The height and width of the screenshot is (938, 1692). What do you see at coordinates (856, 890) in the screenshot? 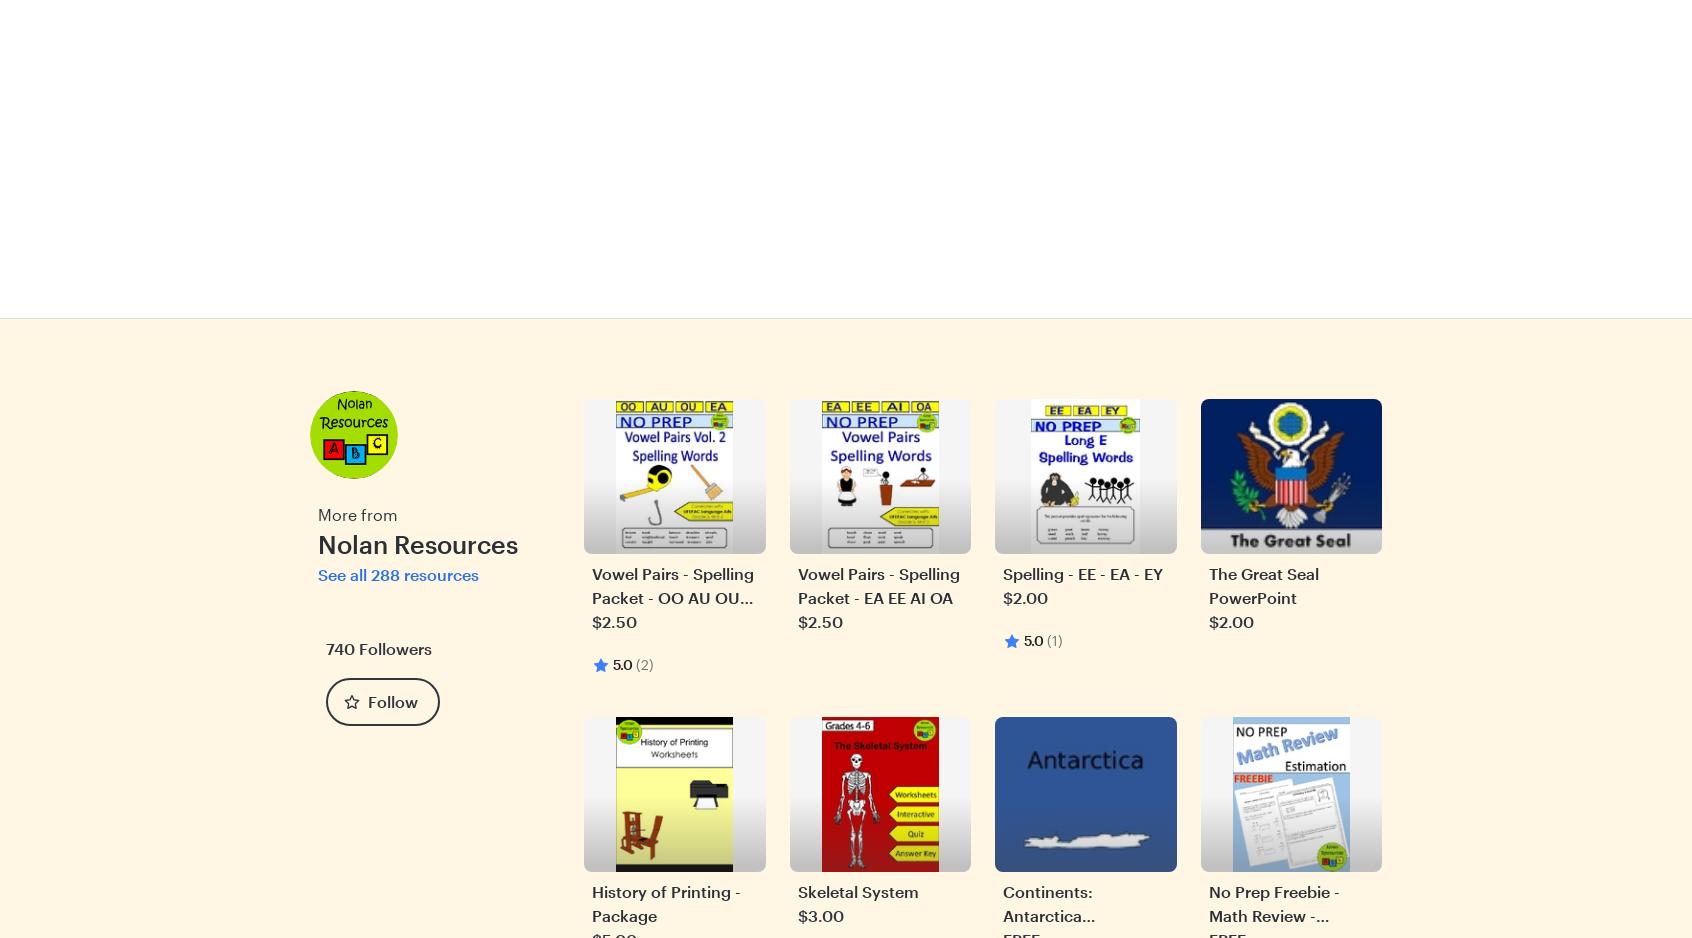
I see `'Skeletal System'` at bounding box center [856, 890].